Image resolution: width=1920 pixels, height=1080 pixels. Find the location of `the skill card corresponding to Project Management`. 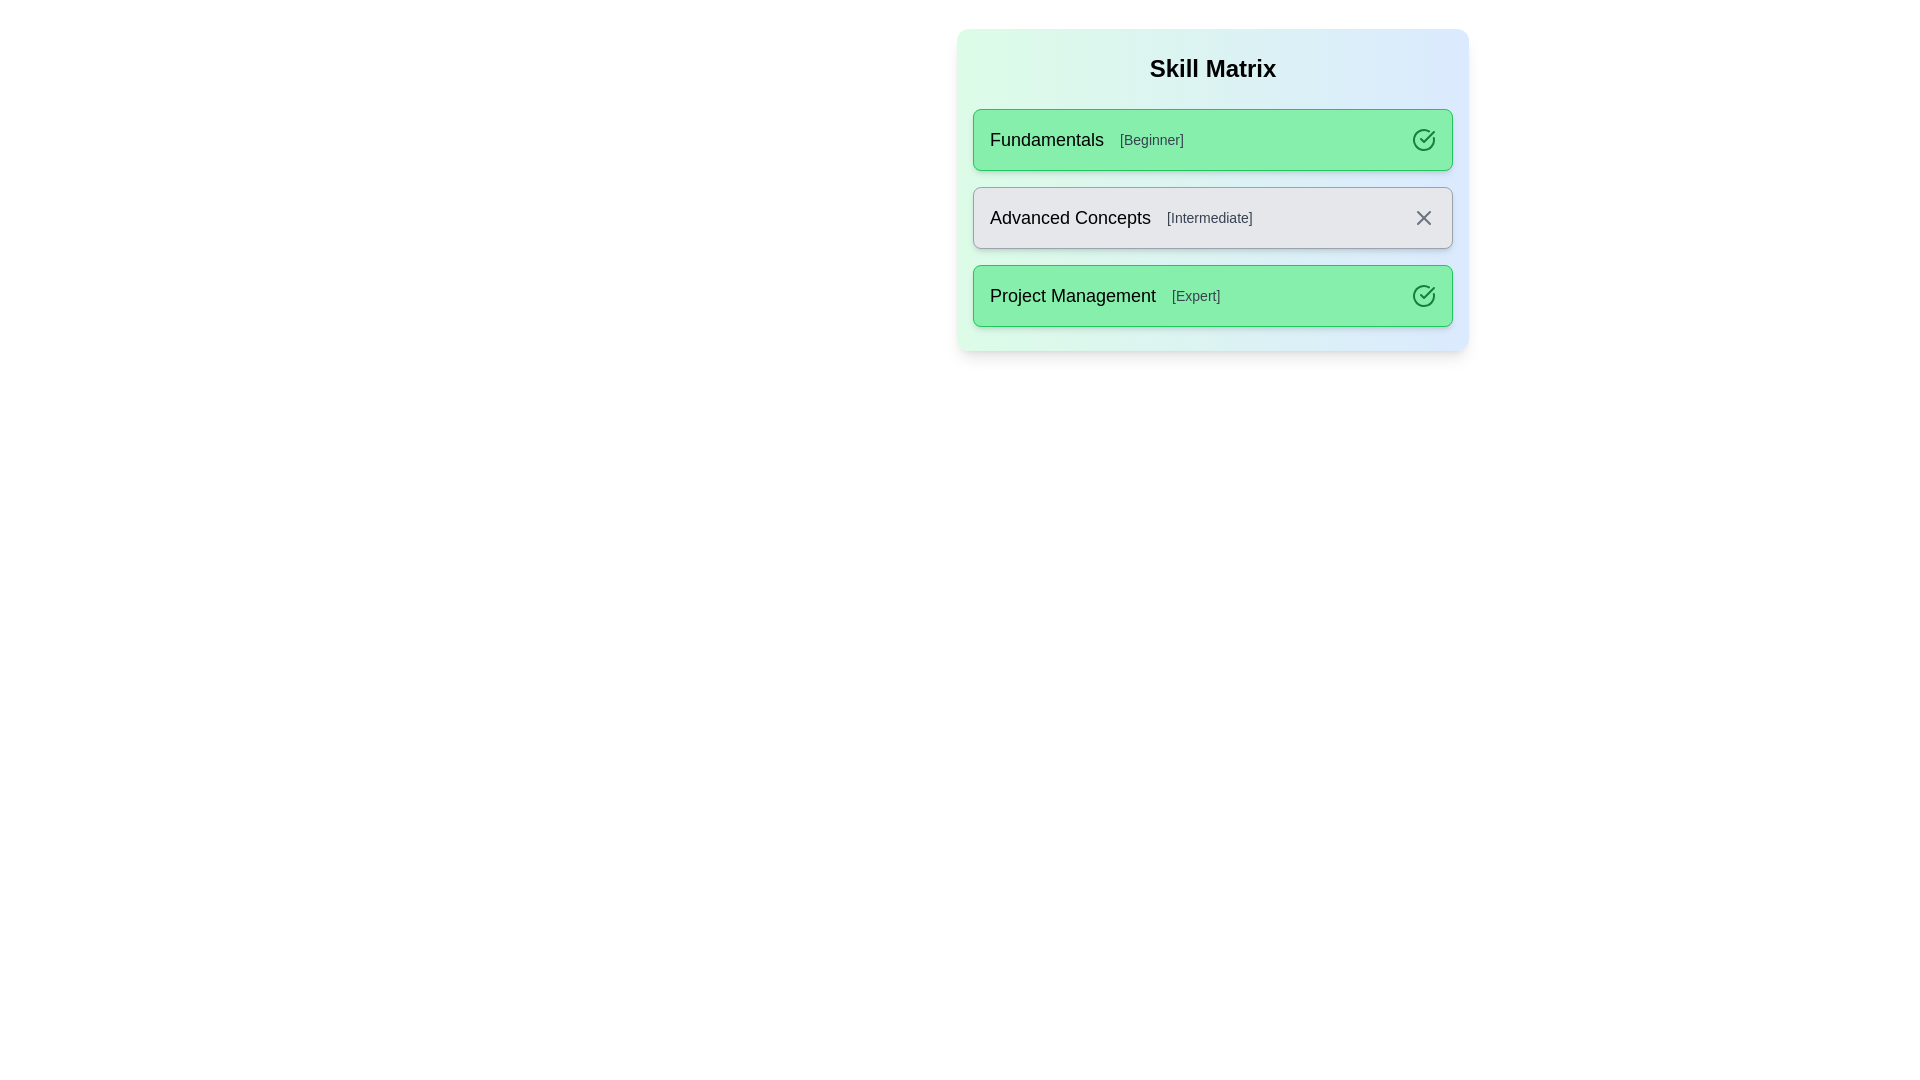

the skill card corresponding to Project Management is located at coordinates (1212, 296).